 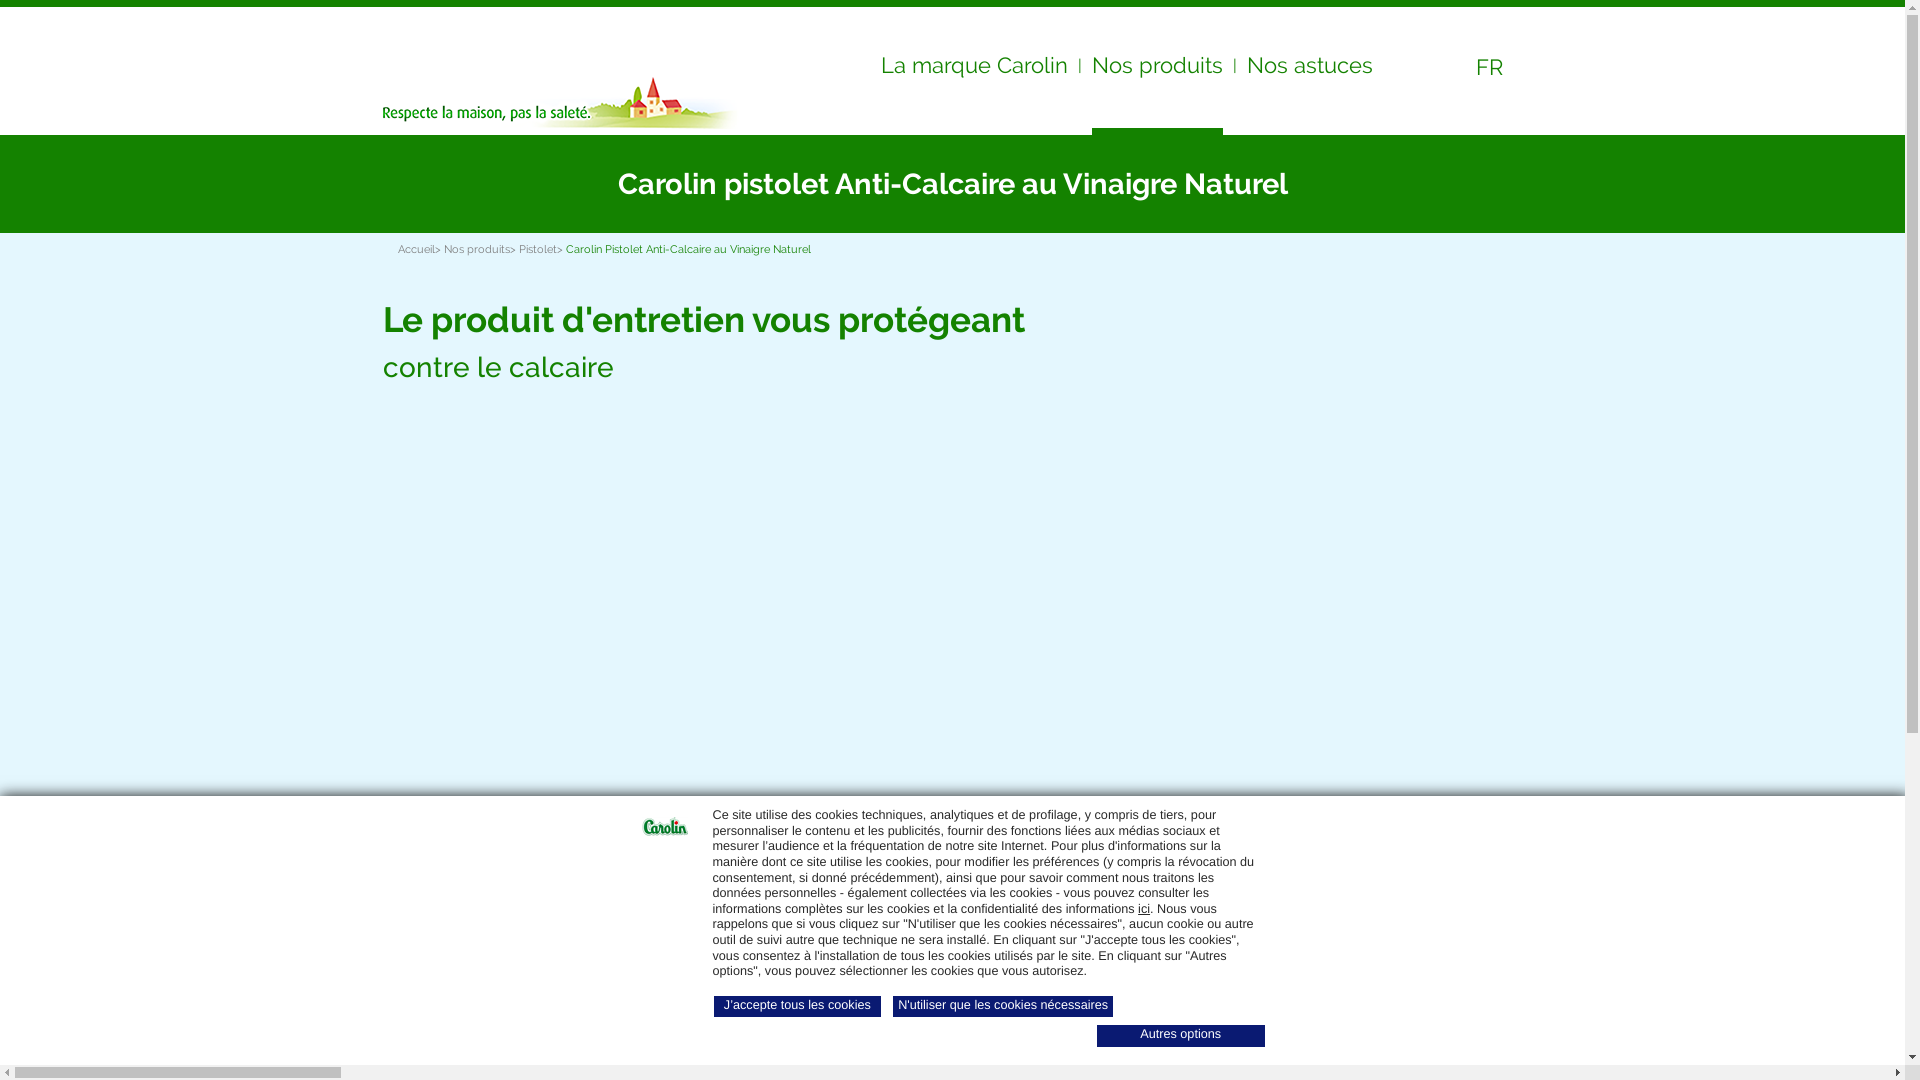 I want to click on 'Pistolet', so click(x=537, y=248).